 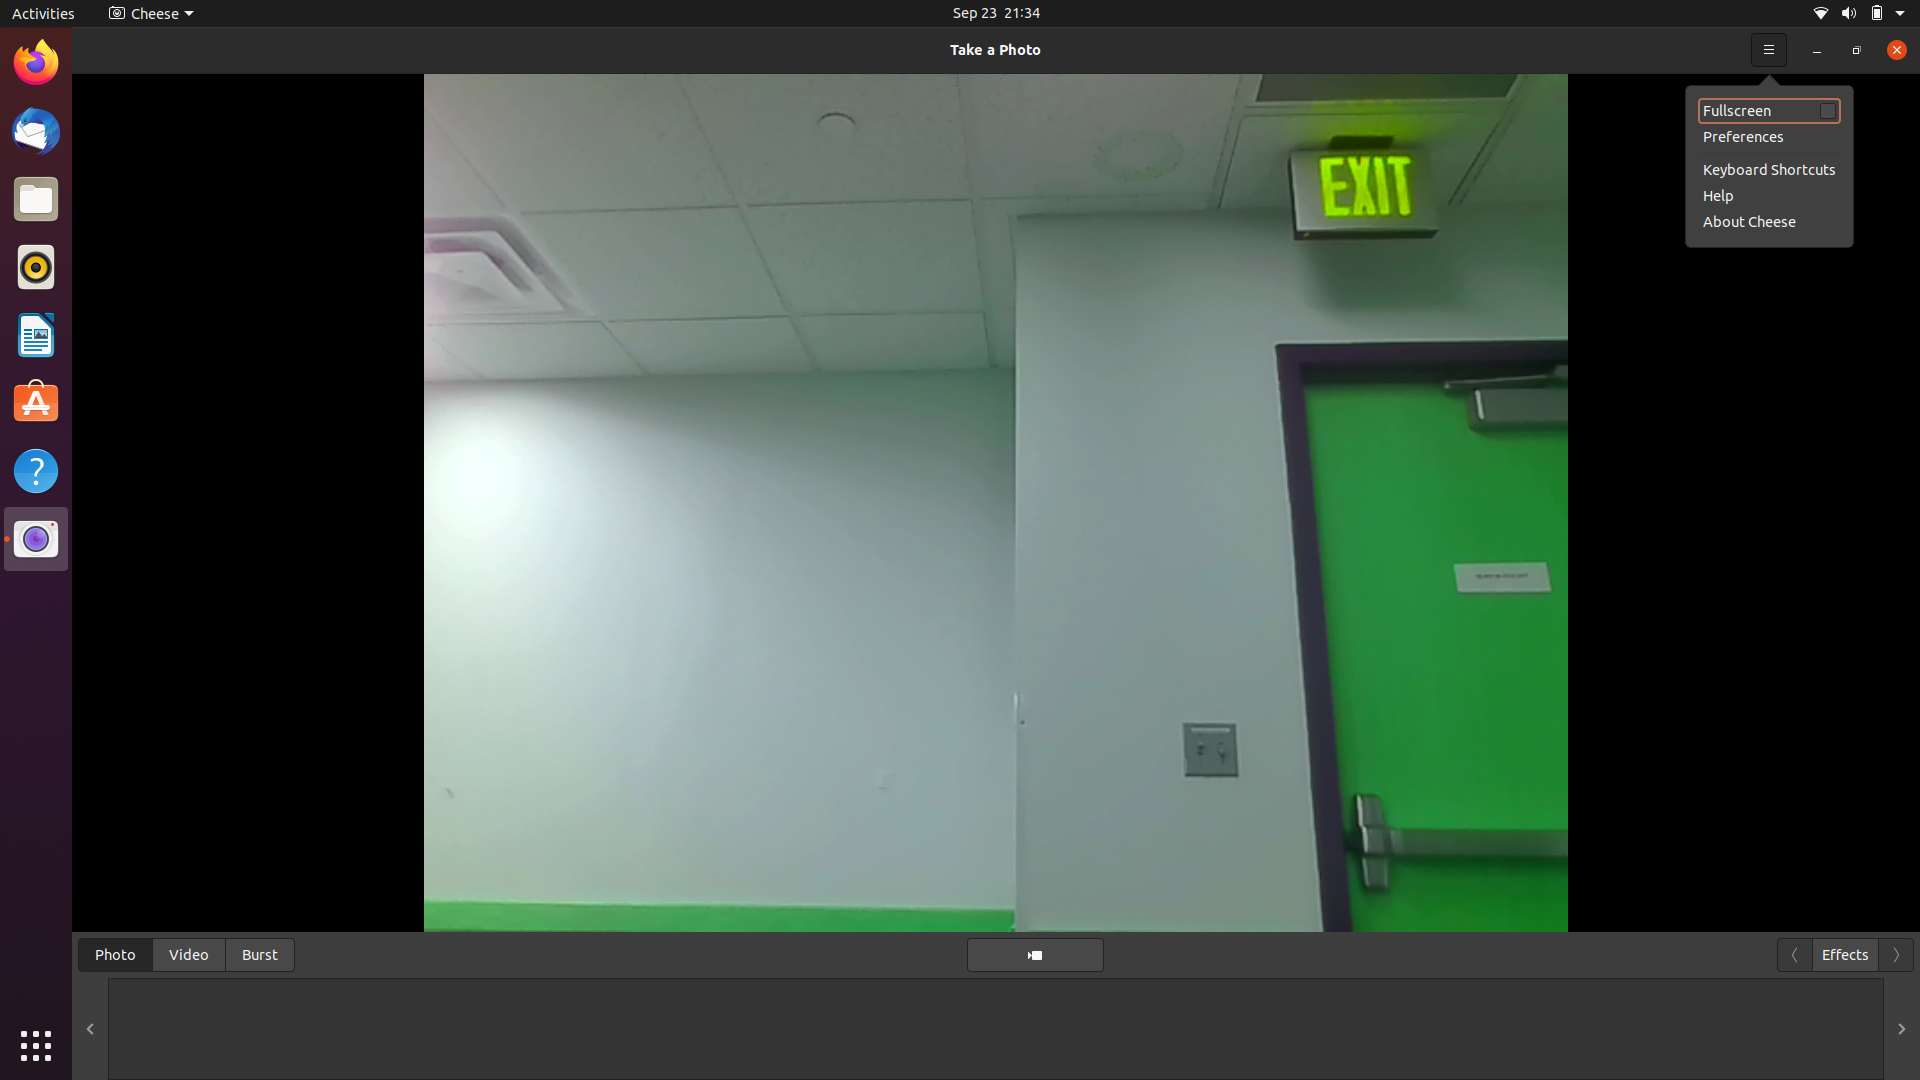 I want to click on preferences menu, so click(x=1768, y=136).